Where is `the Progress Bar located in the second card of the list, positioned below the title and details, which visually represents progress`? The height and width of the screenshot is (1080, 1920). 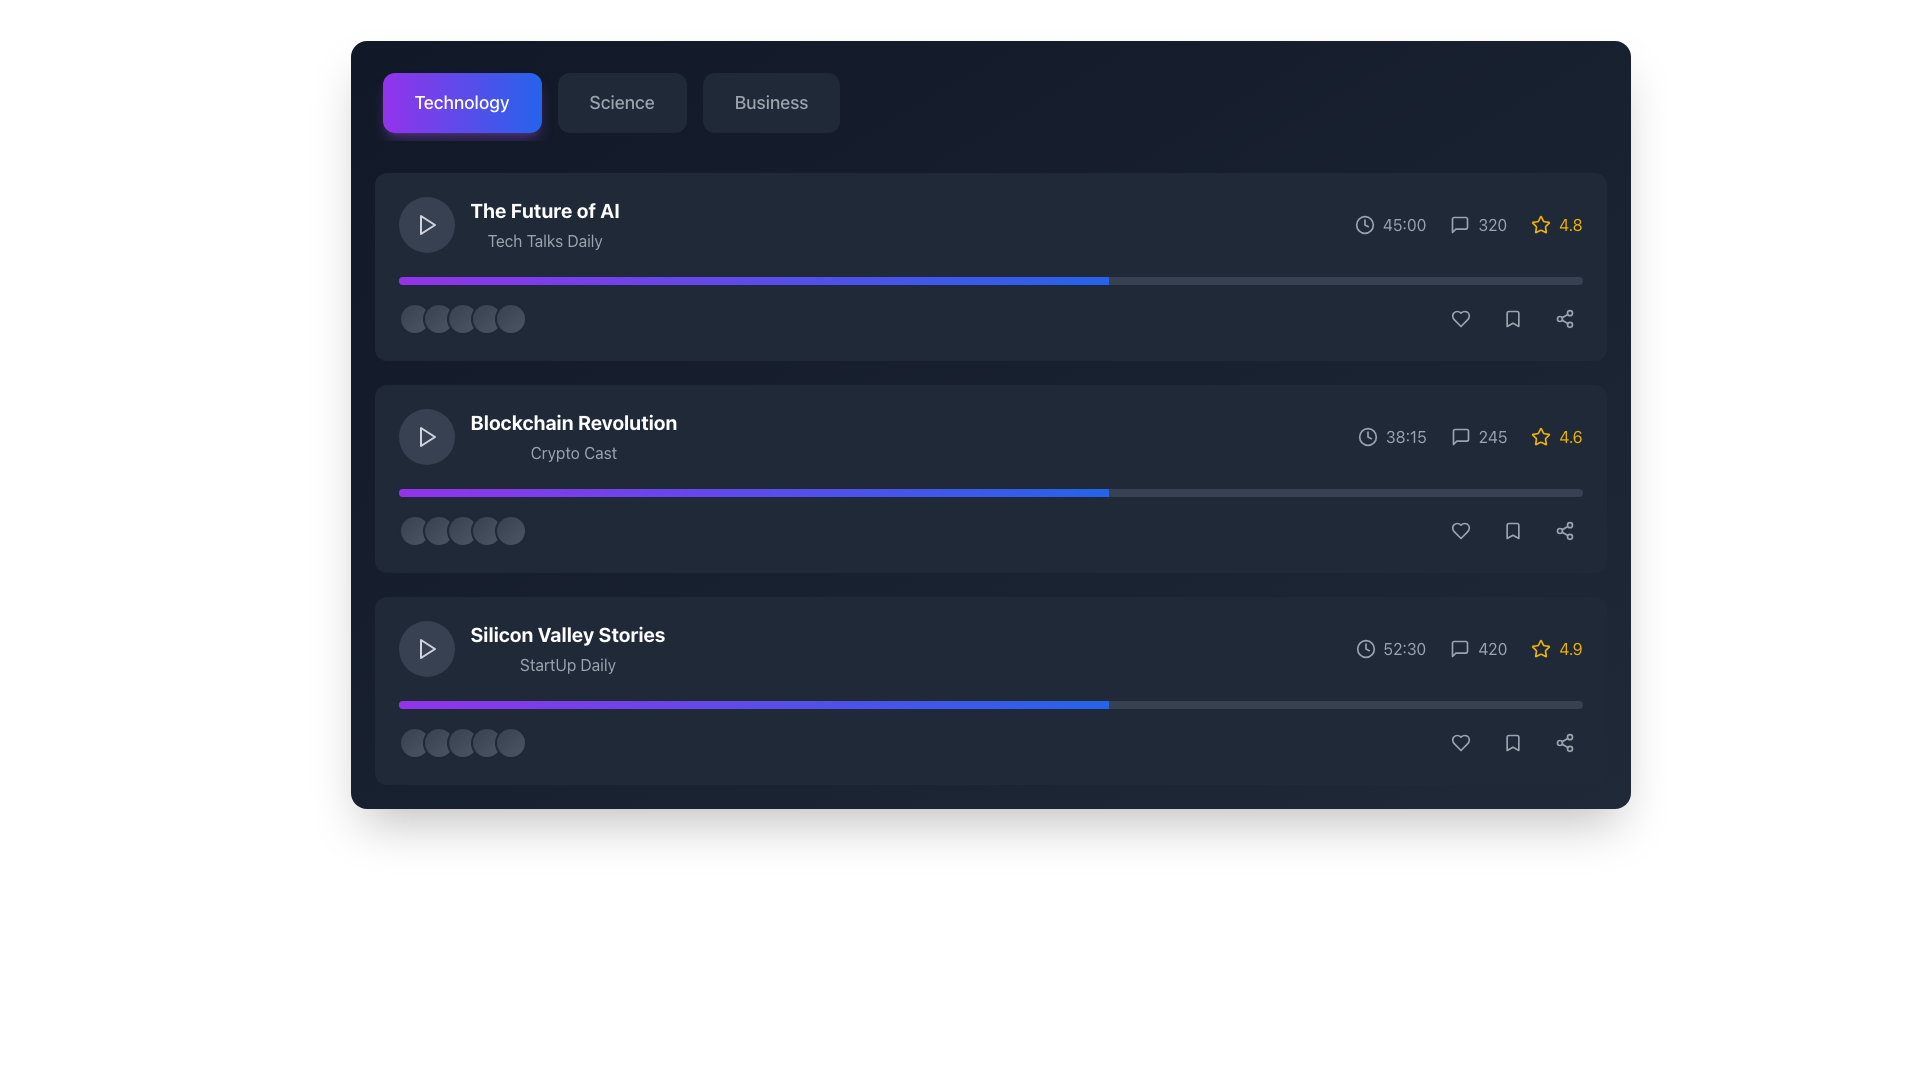
the Progress Bar located in the second card of the list, positioned below the title and details, which visually represents progress is located at coordinates (990, 493).